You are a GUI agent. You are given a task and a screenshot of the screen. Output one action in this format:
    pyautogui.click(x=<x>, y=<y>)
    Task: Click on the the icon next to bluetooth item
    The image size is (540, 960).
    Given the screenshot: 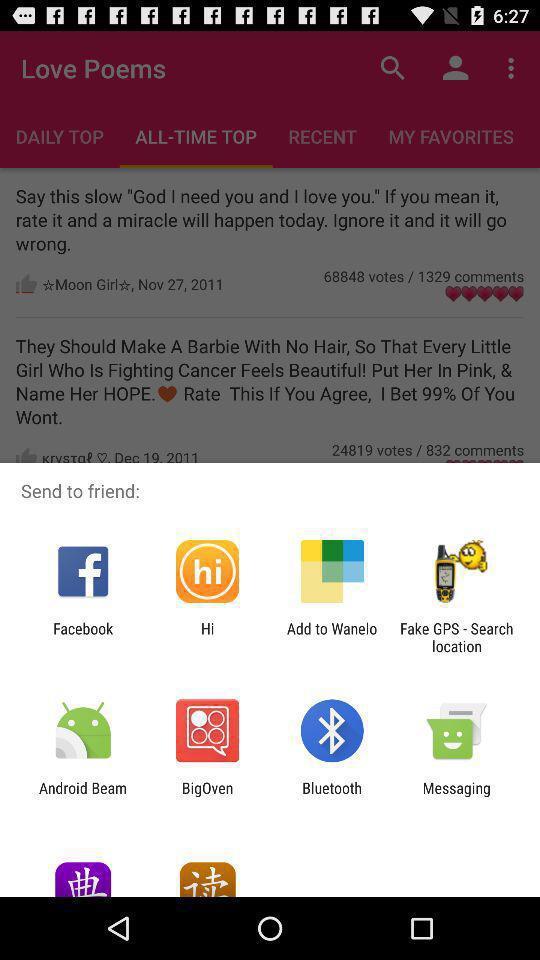 What is the action you would take?
    pyautogui.click(x=456, y=796)
    